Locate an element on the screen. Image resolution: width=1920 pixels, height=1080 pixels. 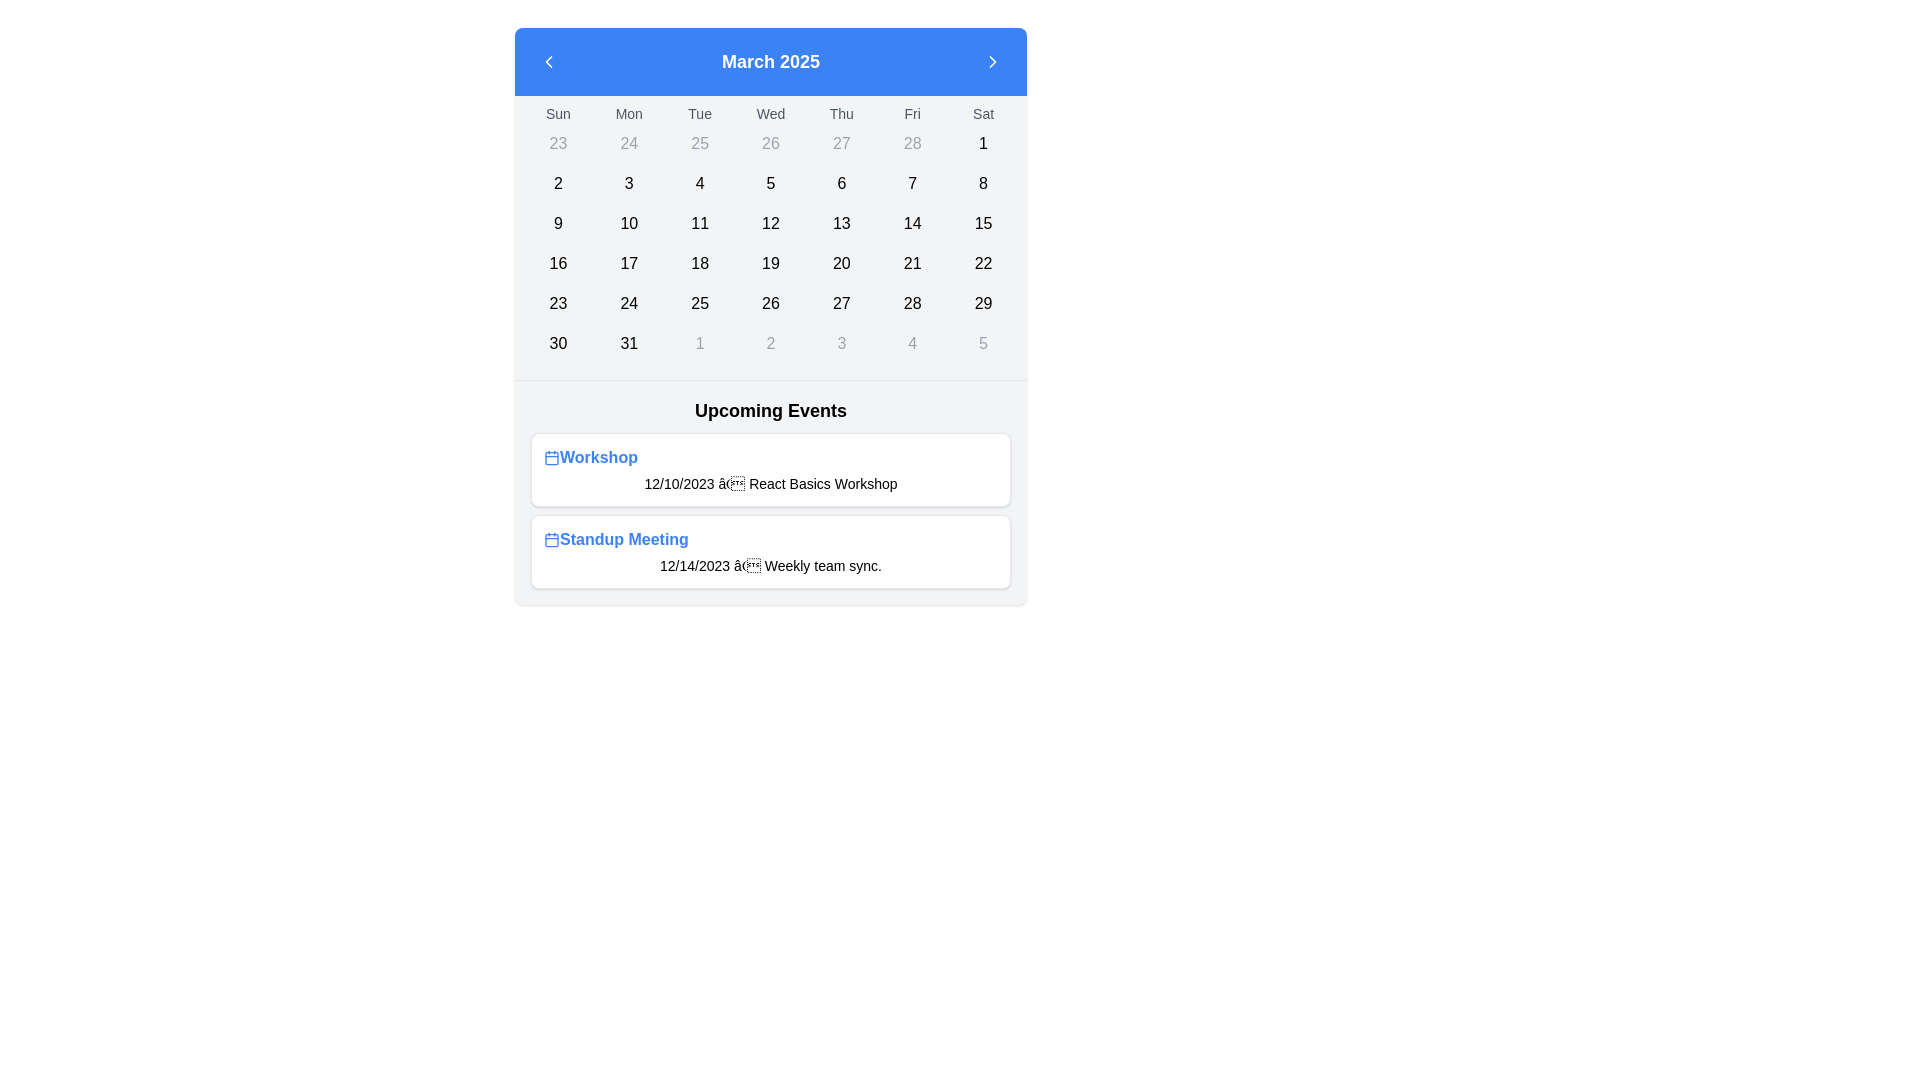
the active calendar day cell displaying the number '16' in the fourth row under the 'Sun' column is located at coordinates (558, 262).